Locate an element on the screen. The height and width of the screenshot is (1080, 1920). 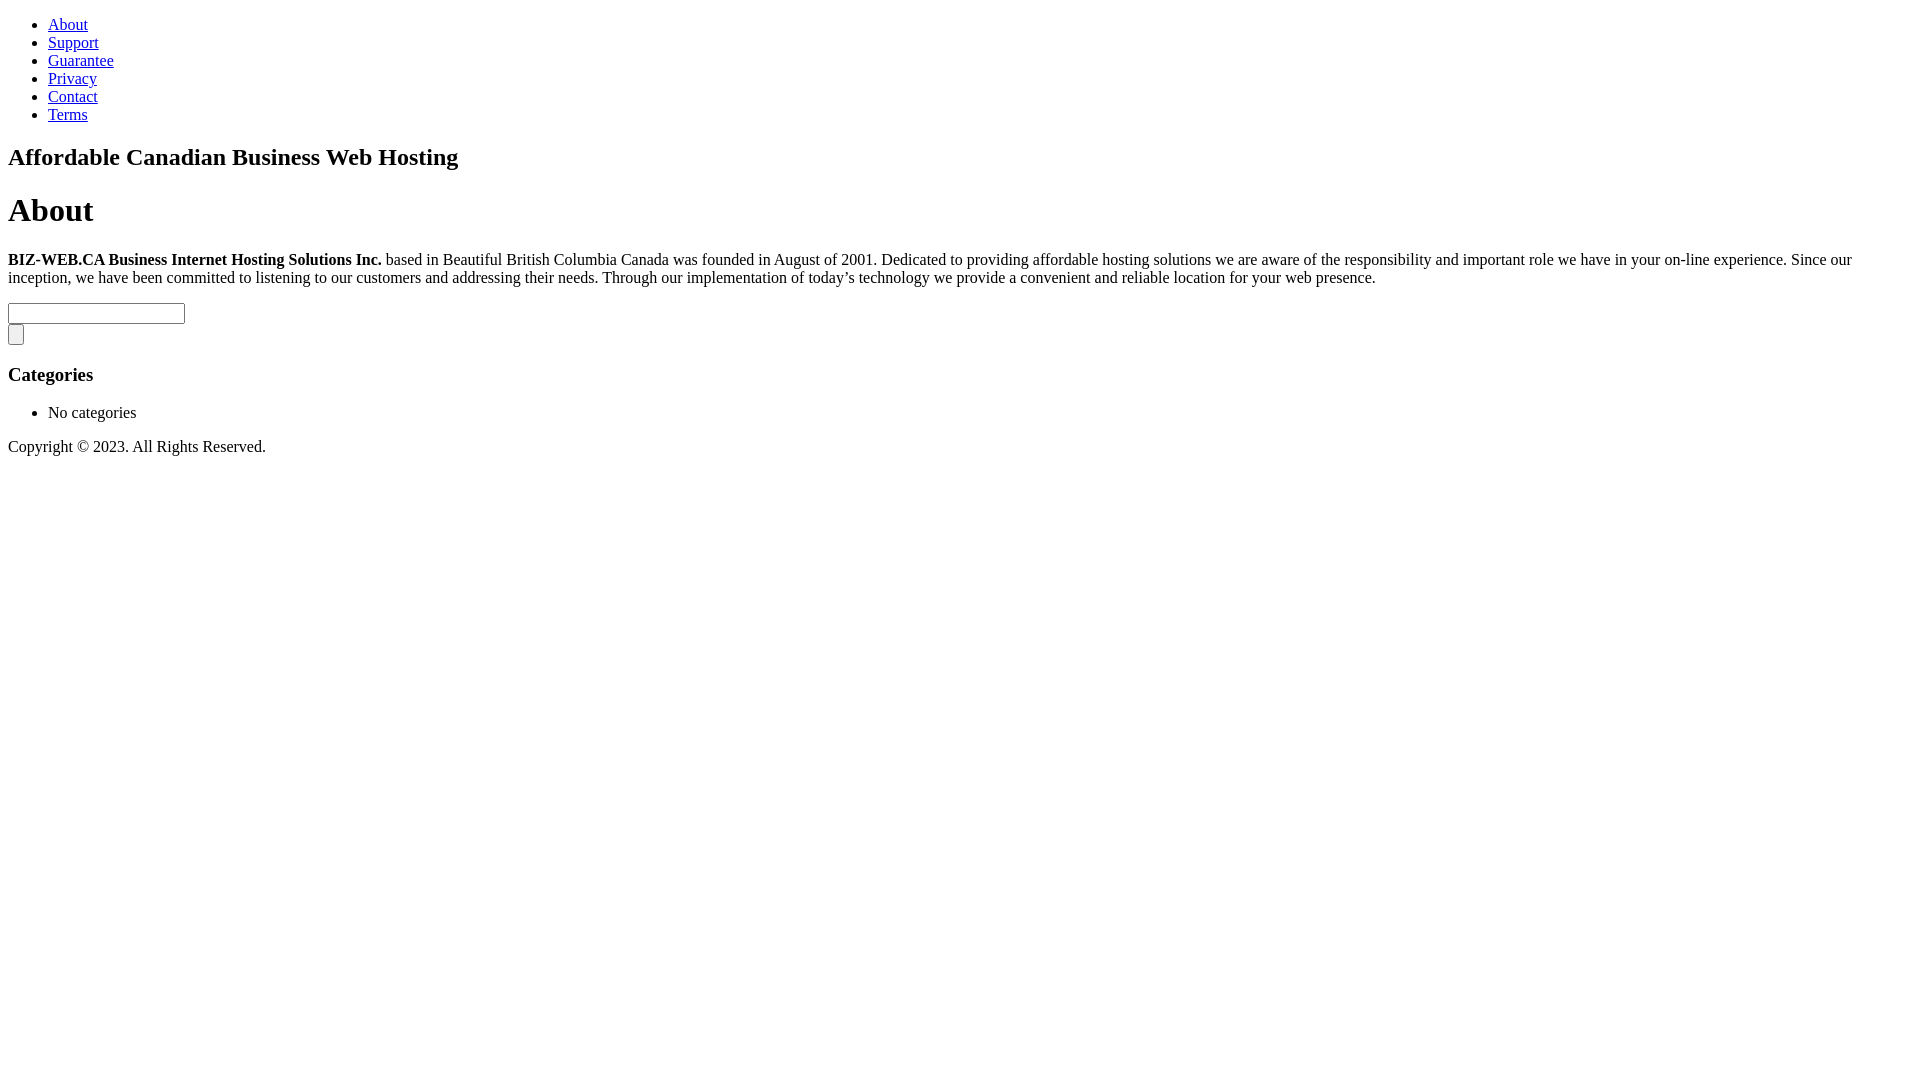
'Privacy' is located at coordinates (72, 77).